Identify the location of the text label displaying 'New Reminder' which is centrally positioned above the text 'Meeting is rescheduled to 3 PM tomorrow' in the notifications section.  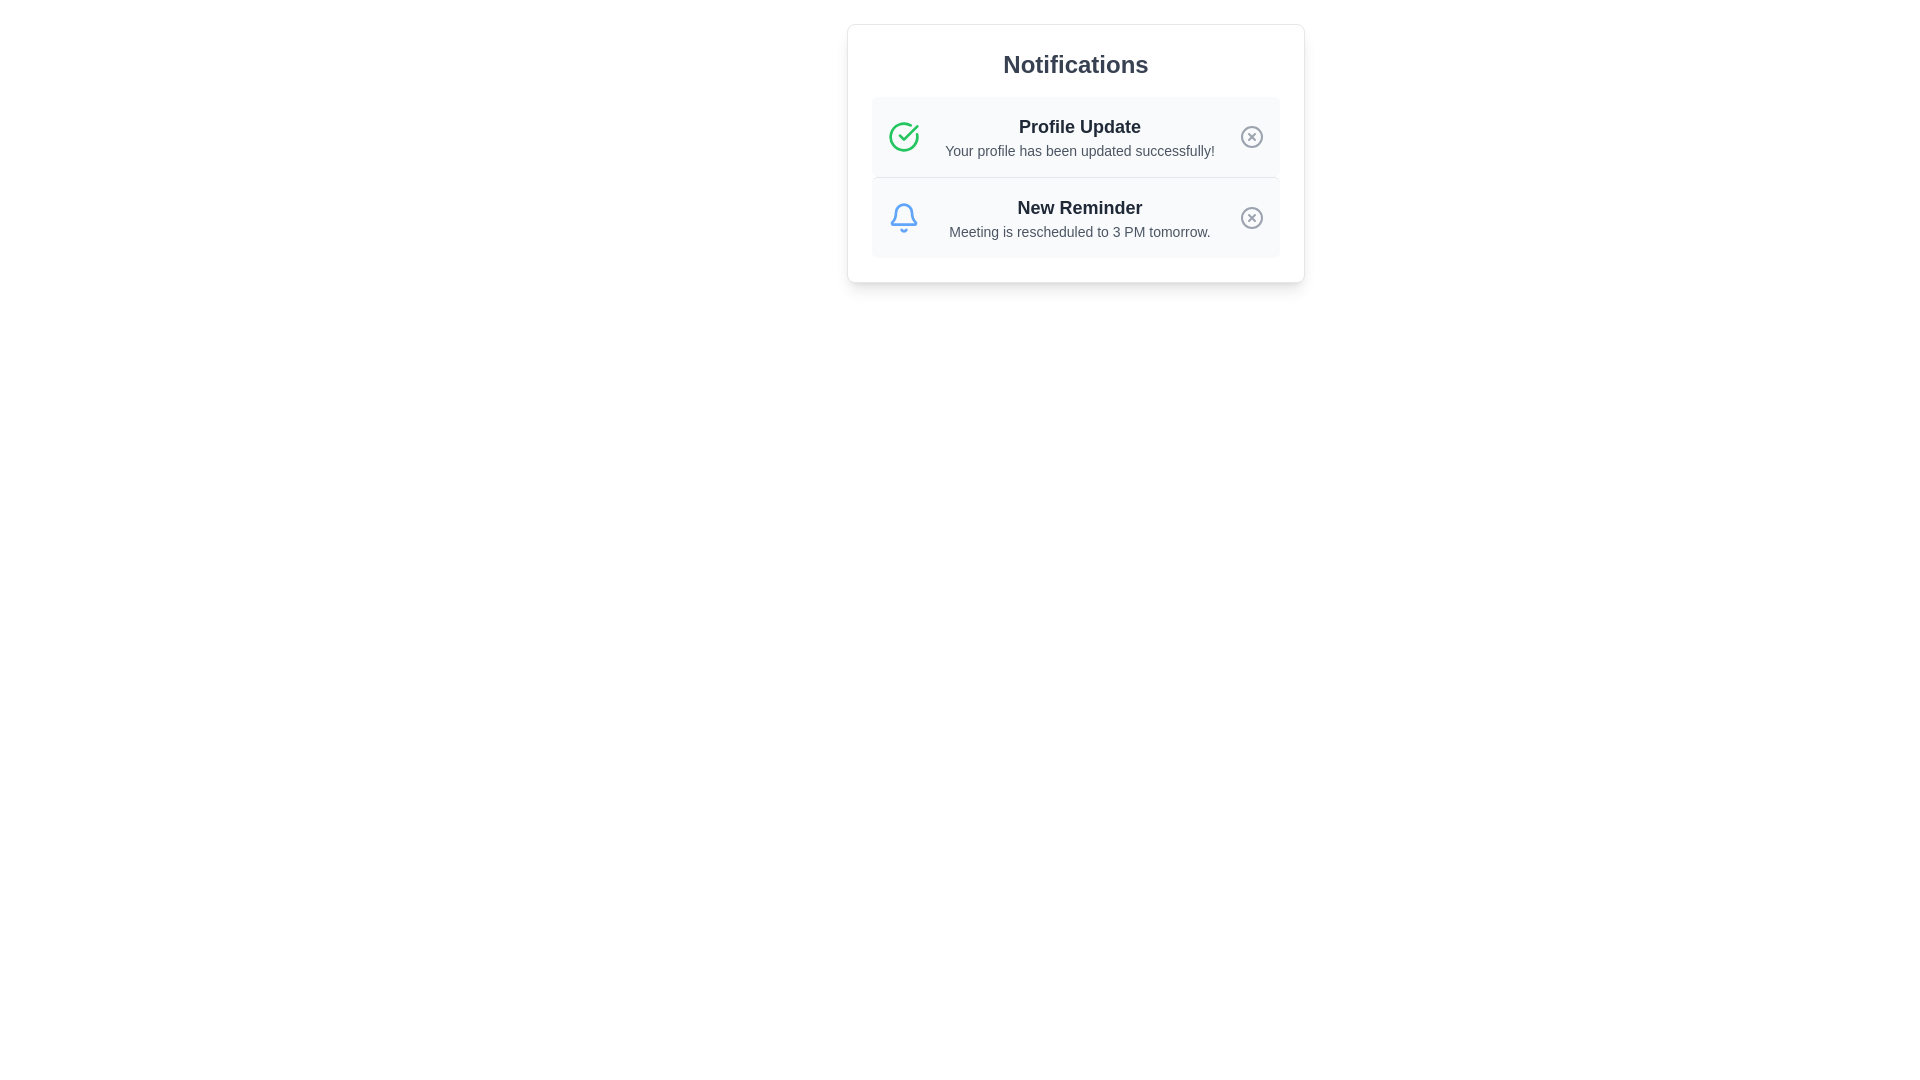
(1079, 208).